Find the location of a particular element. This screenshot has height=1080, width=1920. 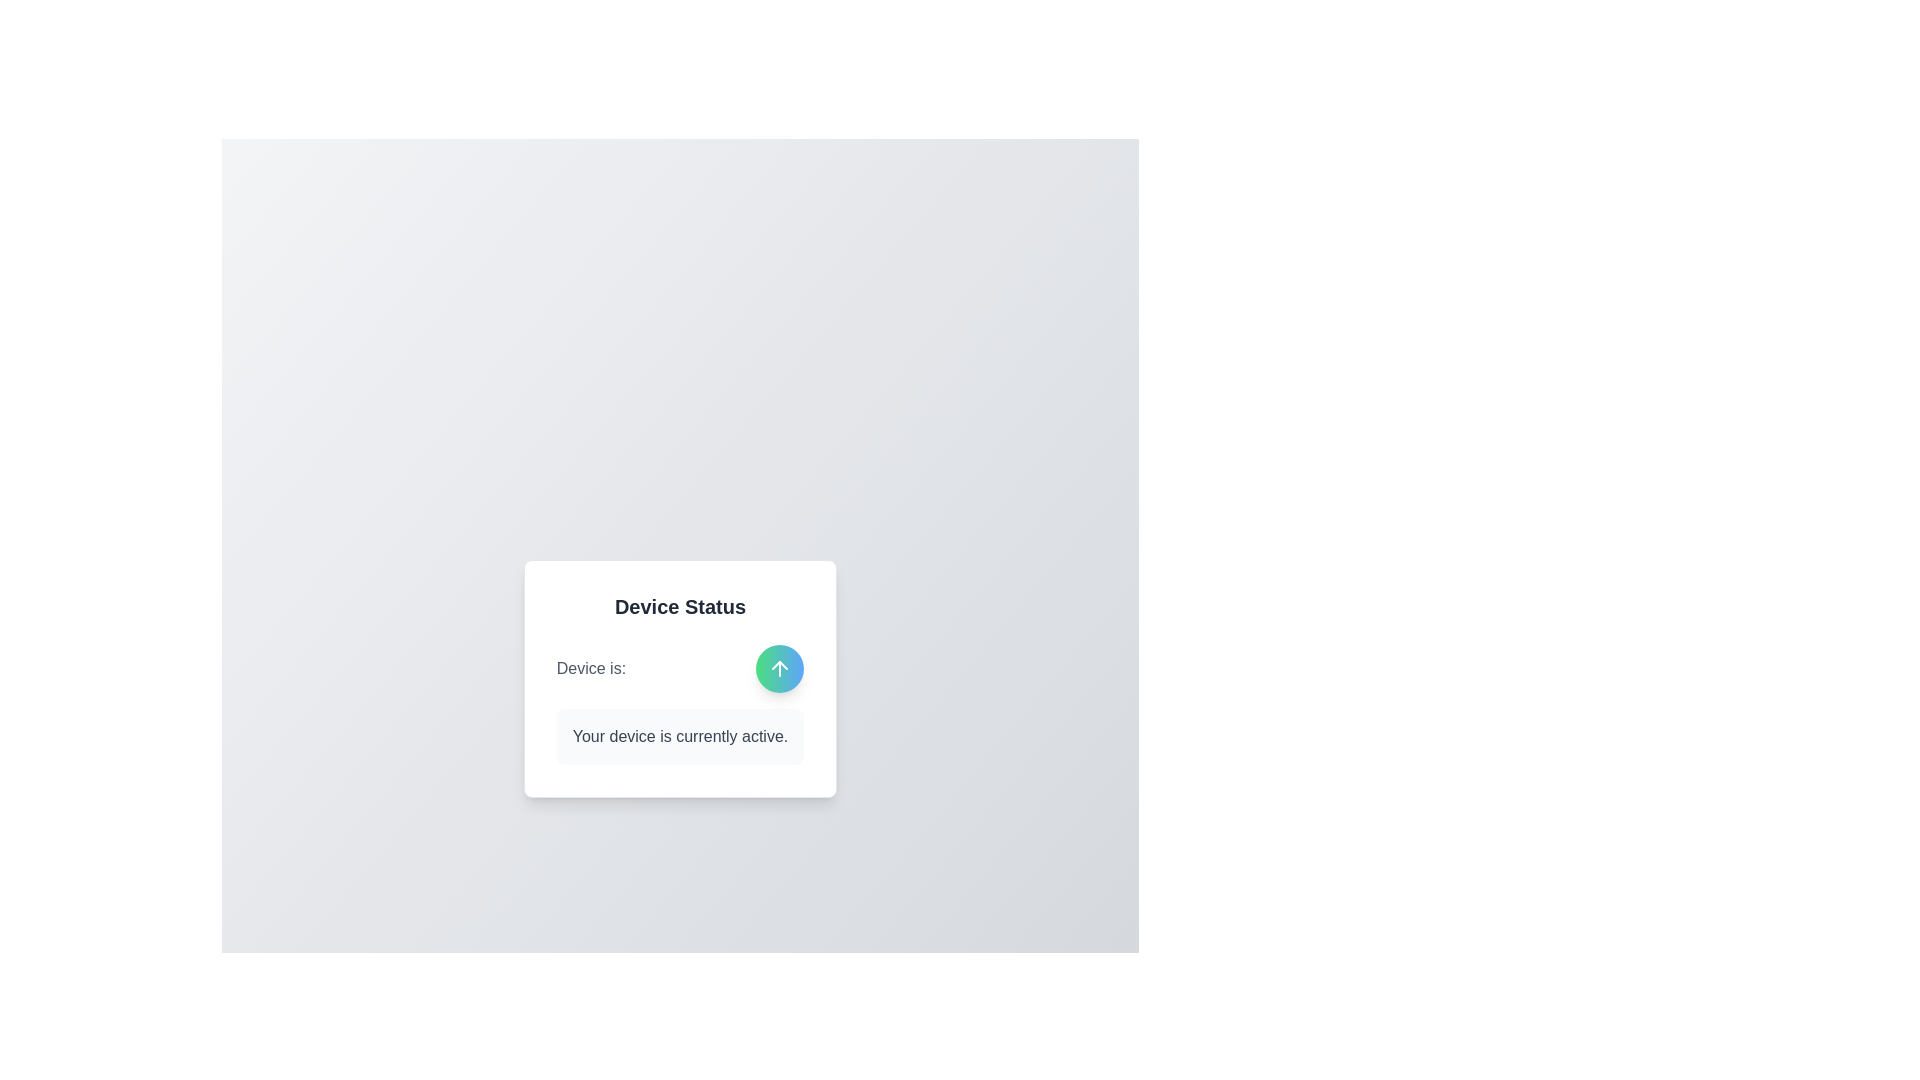

the text label header that indicates the context or purpose of the associated components below it, specifically about the status of a device is located at coordinates (680, 605).